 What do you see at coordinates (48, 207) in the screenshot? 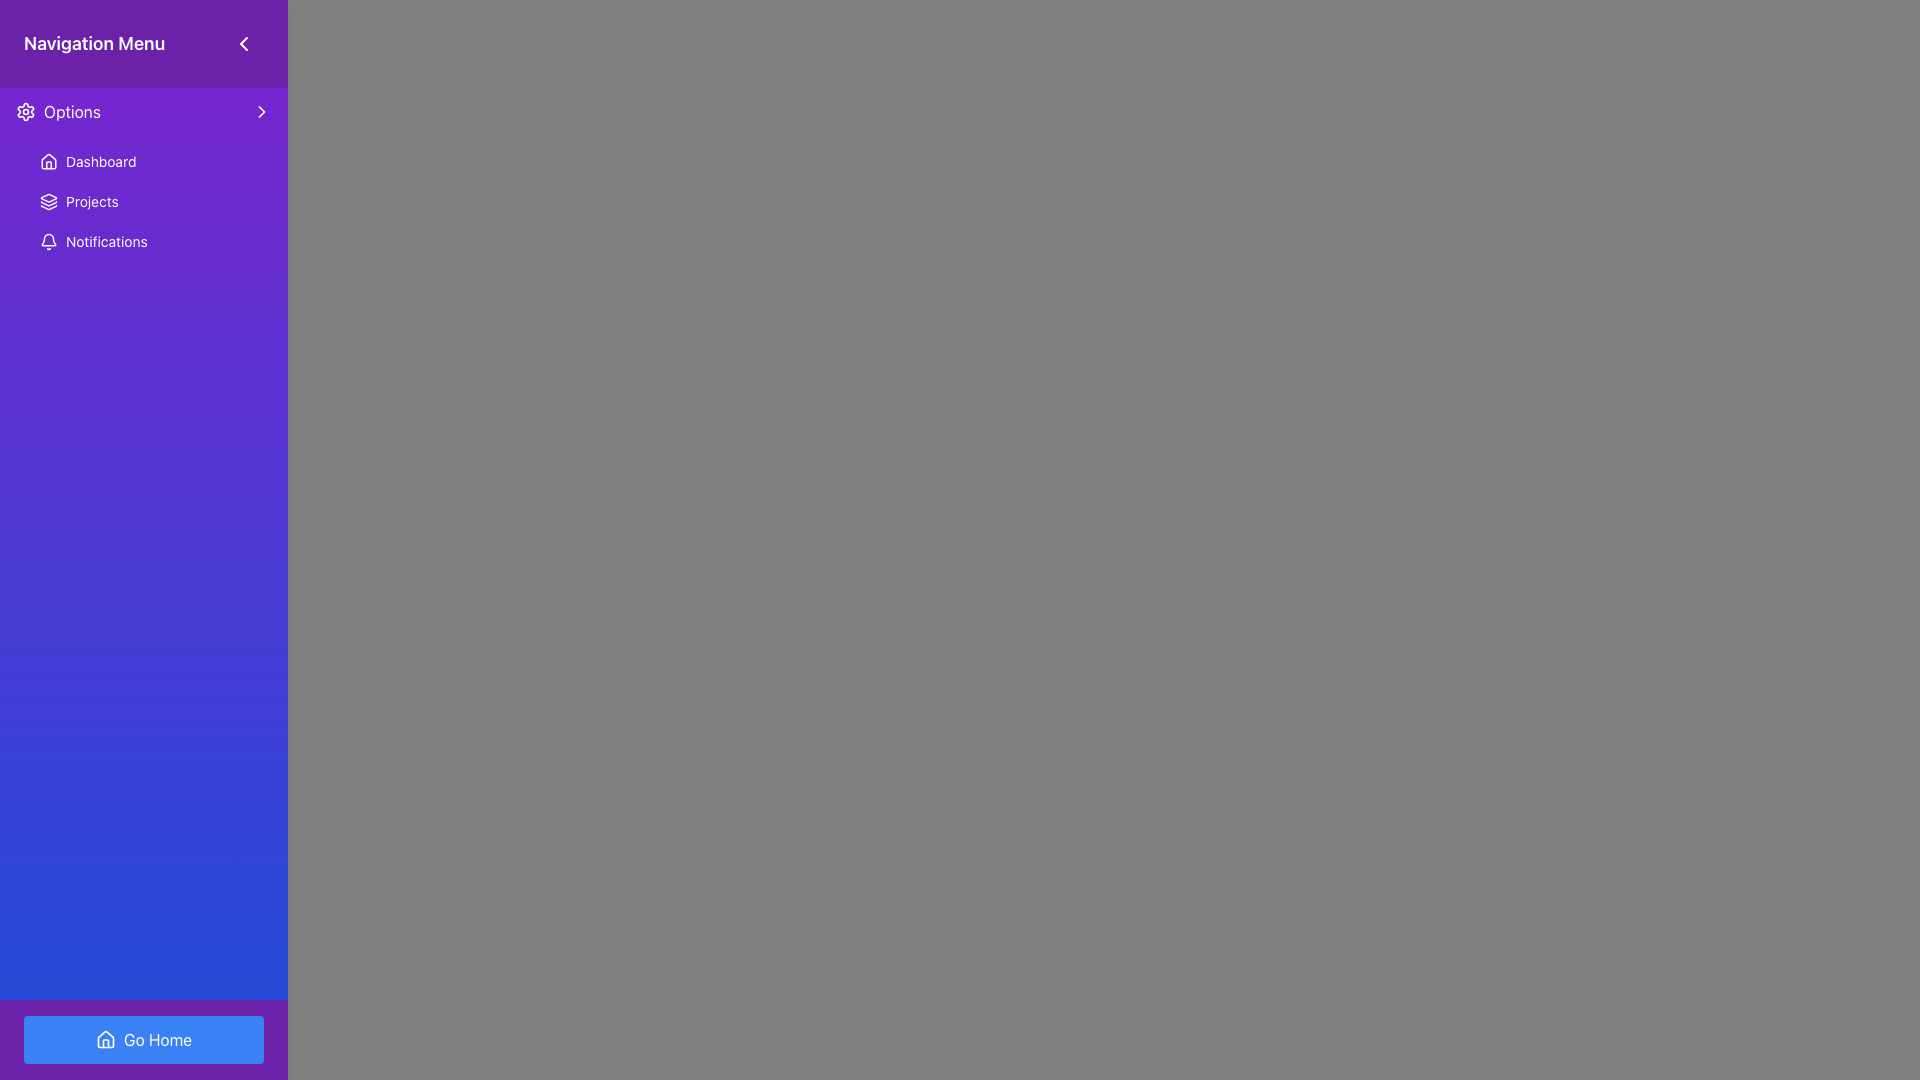
I see `the bottommost decorative vector shape in the icon resembling layered items, situated in the navigation menu to the left of the text entry labeled 'Projects'` at bounding box center [48, 207].